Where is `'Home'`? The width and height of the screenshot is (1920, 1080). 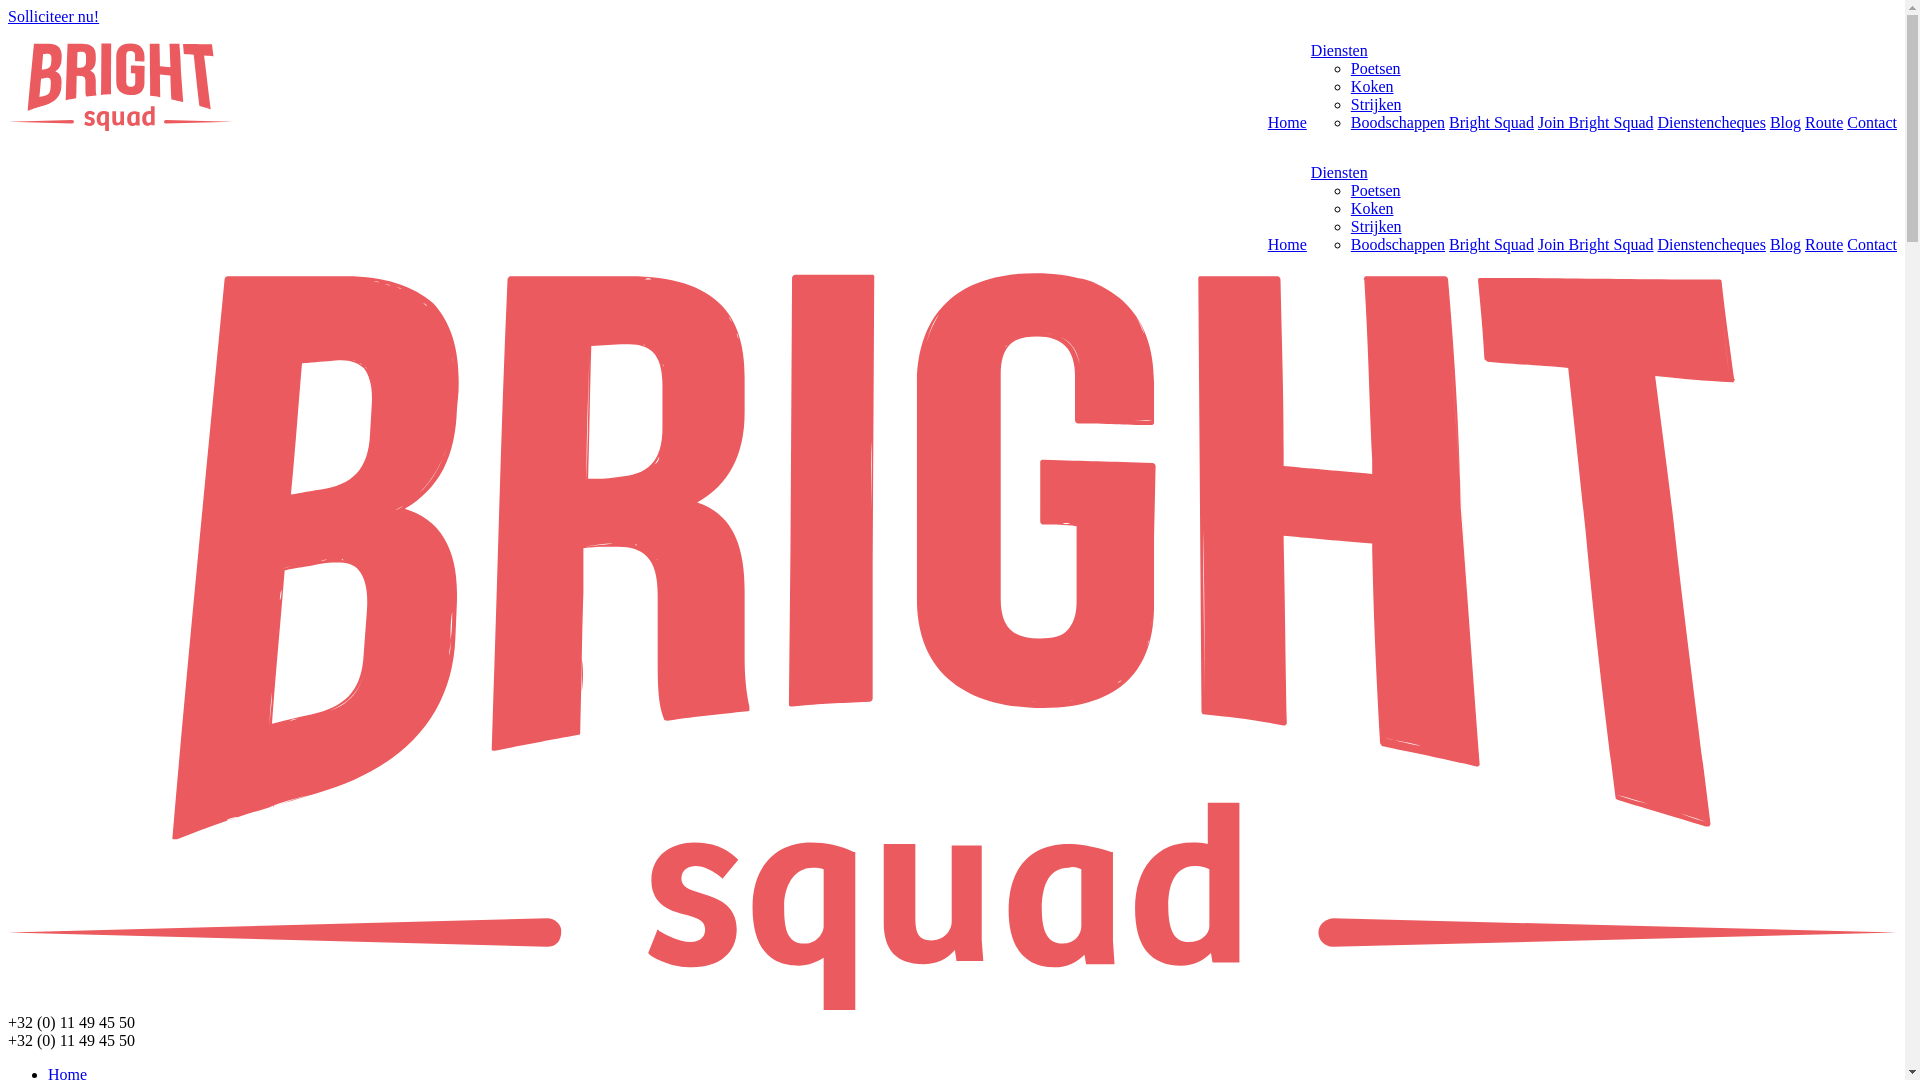 'Home' is located at coordinates (1287, 243).